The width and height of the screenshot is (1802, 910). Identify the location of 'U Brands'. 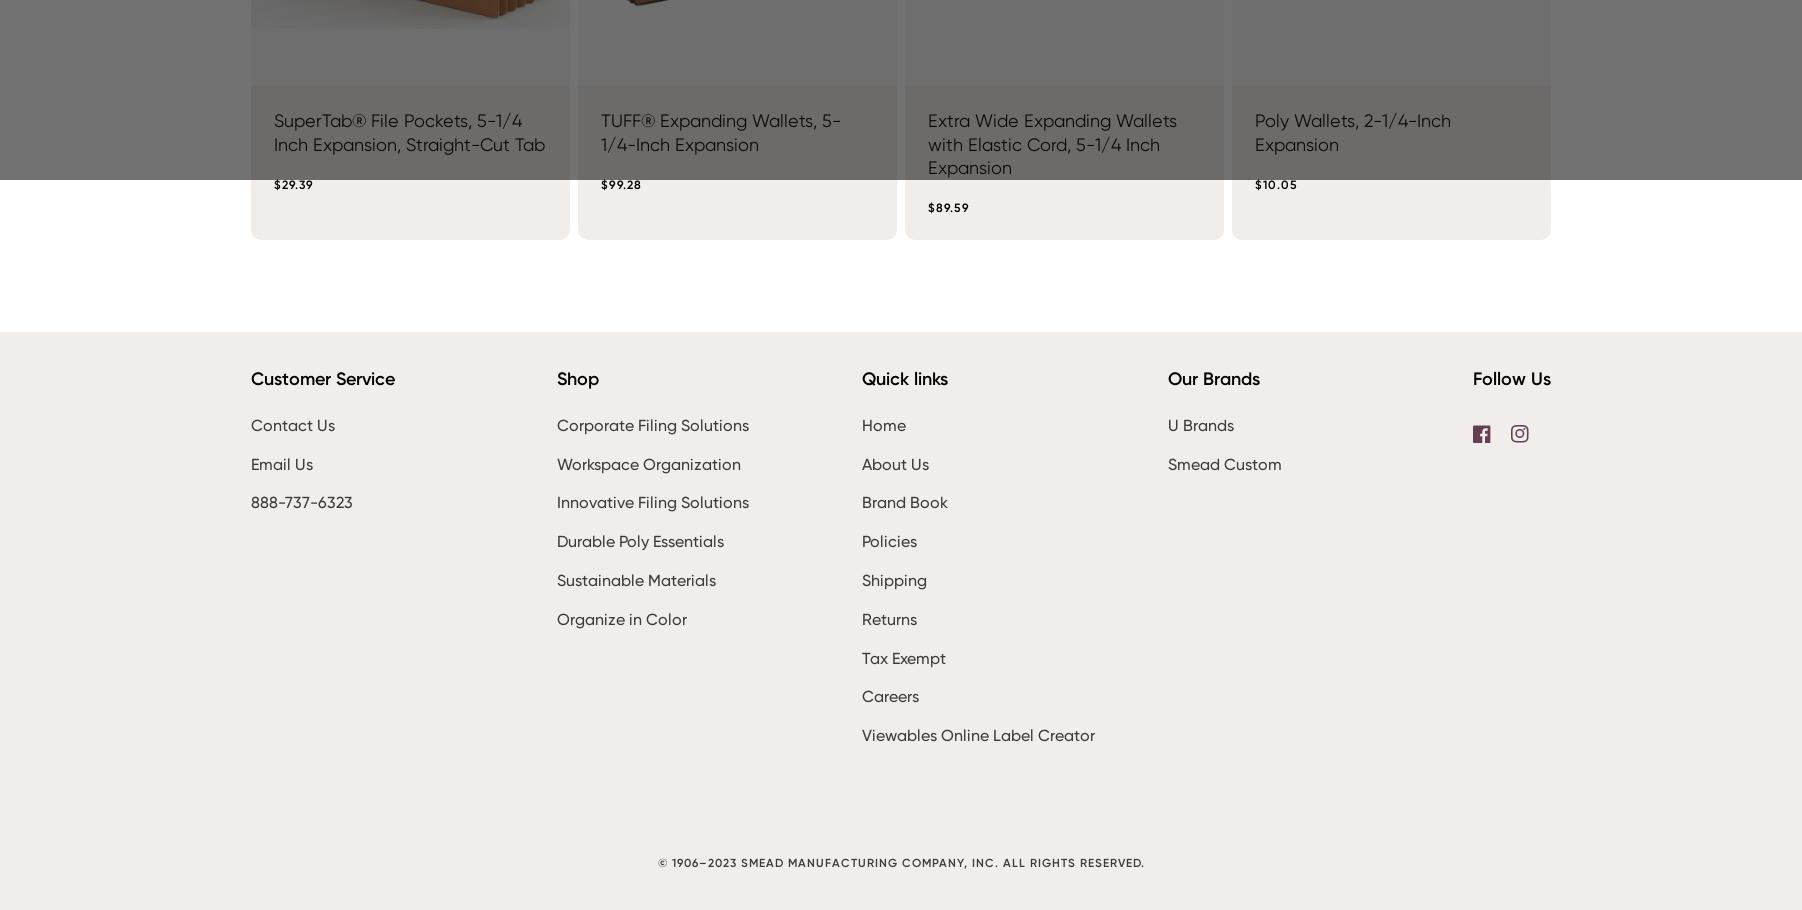
(1199, 424).